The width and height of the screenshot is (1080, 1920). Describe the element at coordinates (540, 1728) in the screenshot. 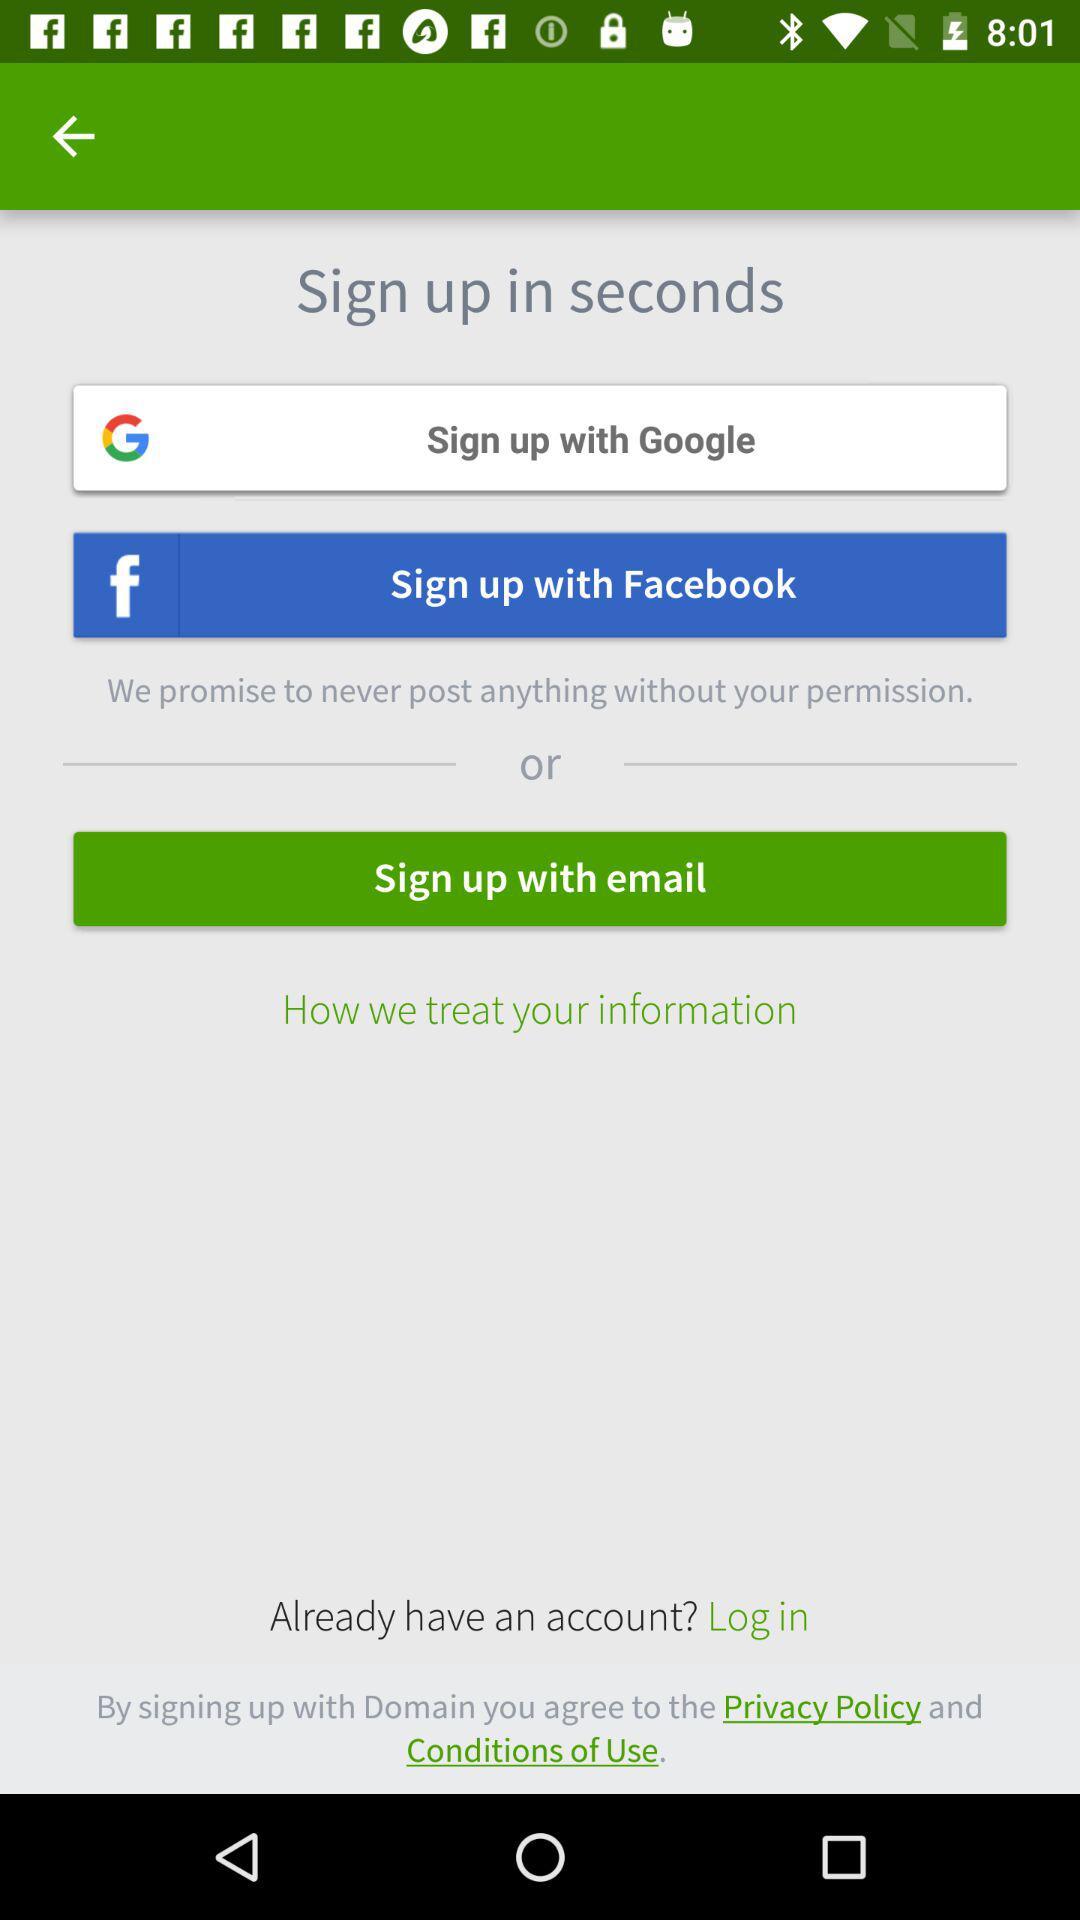

I see `the by signing up icon` at that location.